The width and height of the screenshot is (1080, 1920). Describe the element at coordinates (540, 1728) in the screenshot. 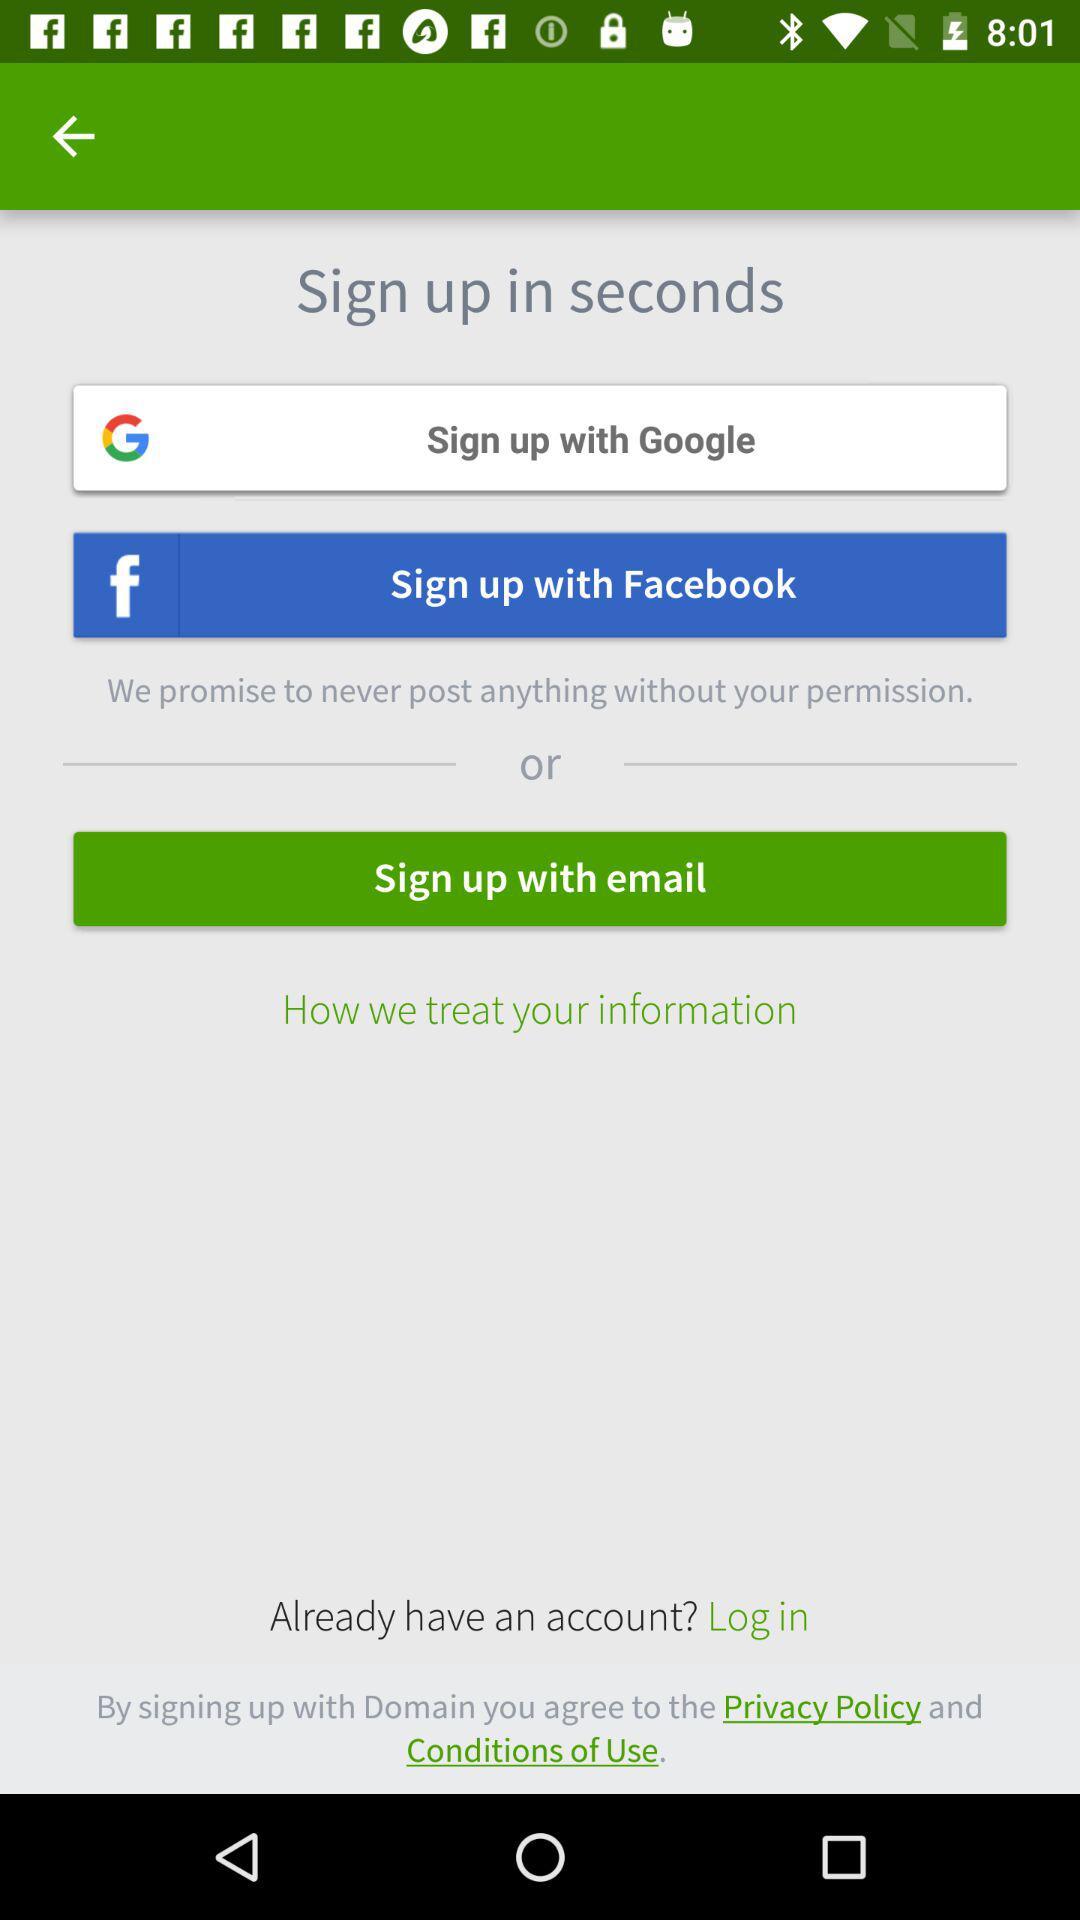

I see `the by signing up icon` at that location.